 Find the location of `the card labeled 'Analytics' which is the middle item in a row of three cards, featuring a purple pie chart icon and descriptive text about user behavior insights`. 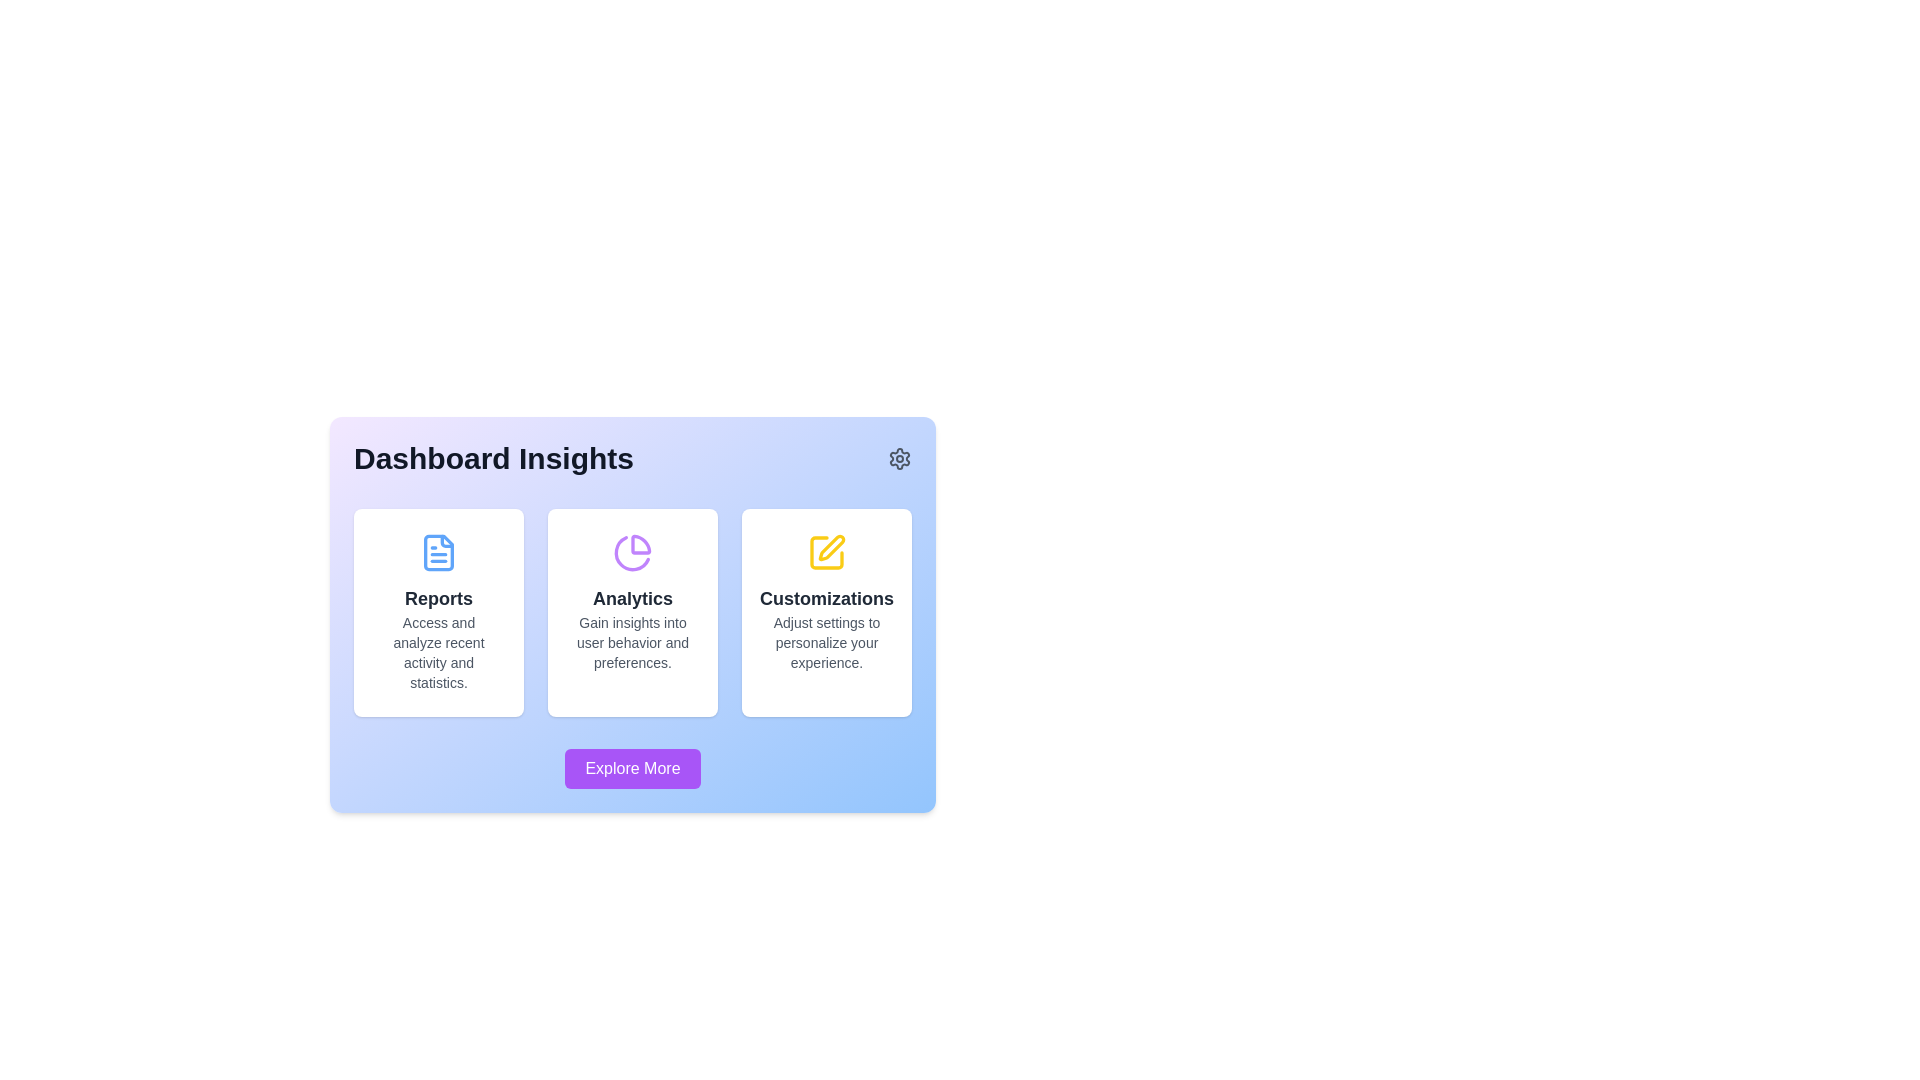

the card labeled 'Analytics' which is the middle item in a row of three cards, featuring a purple pie chart icon and descriptive text about user behavior insights is located at coordinates (632, 612).